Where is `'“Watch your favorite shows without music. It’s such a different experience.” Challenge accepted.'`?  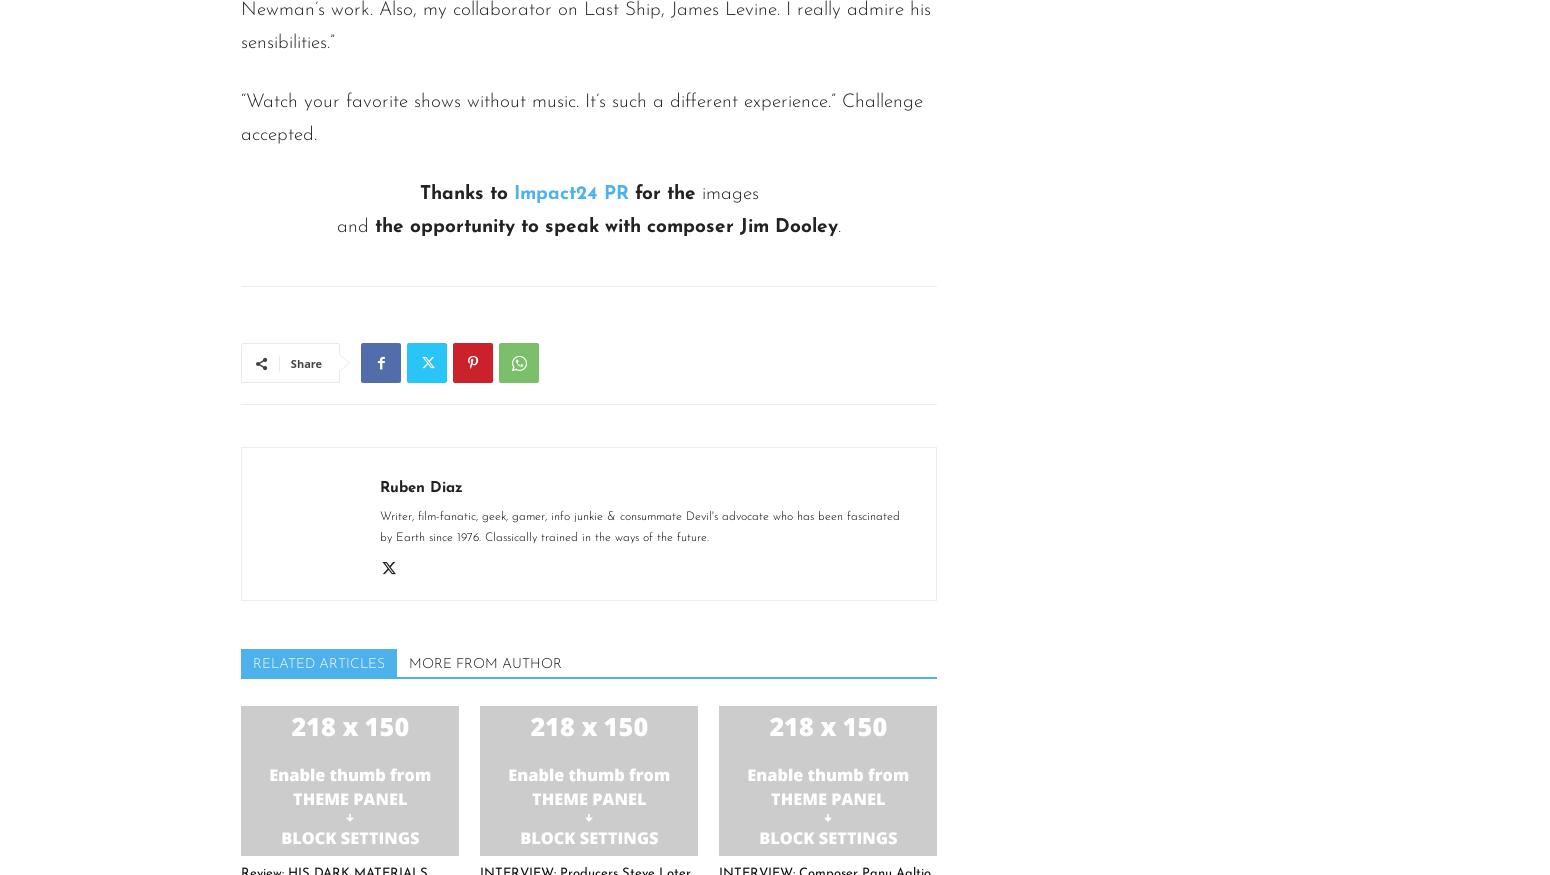
'“Watch your favorite shows without music. It’s such a different experience.” Challenge accepted.' is located at coordinates (582, 119).